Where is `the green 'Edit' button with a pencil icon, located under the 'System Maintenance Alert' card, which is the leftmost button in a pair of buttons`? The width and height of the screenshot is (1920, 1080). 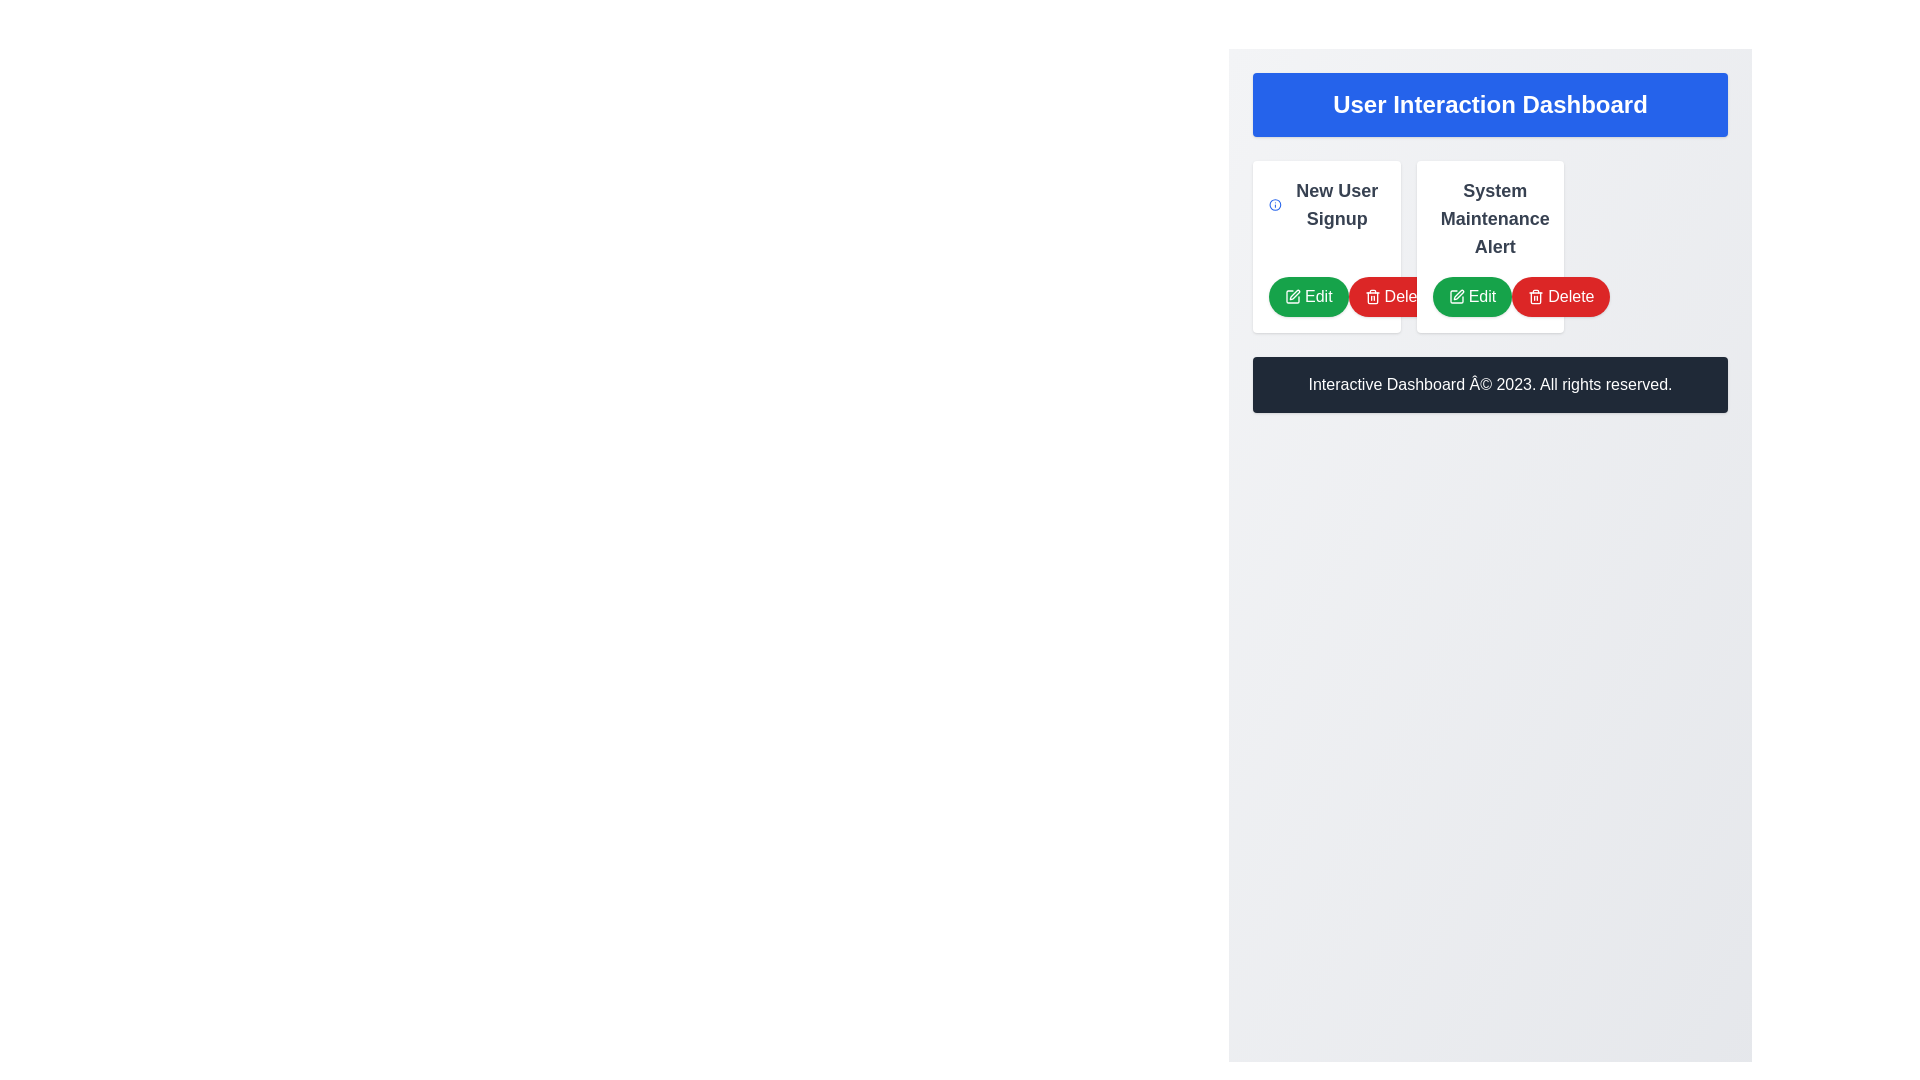
the green 'Edit' button with a pencil icon, located under the 'System Maintenance Alert' card, which is the leftmost button in a pair of buttons is located at coordinates (1490, 297).